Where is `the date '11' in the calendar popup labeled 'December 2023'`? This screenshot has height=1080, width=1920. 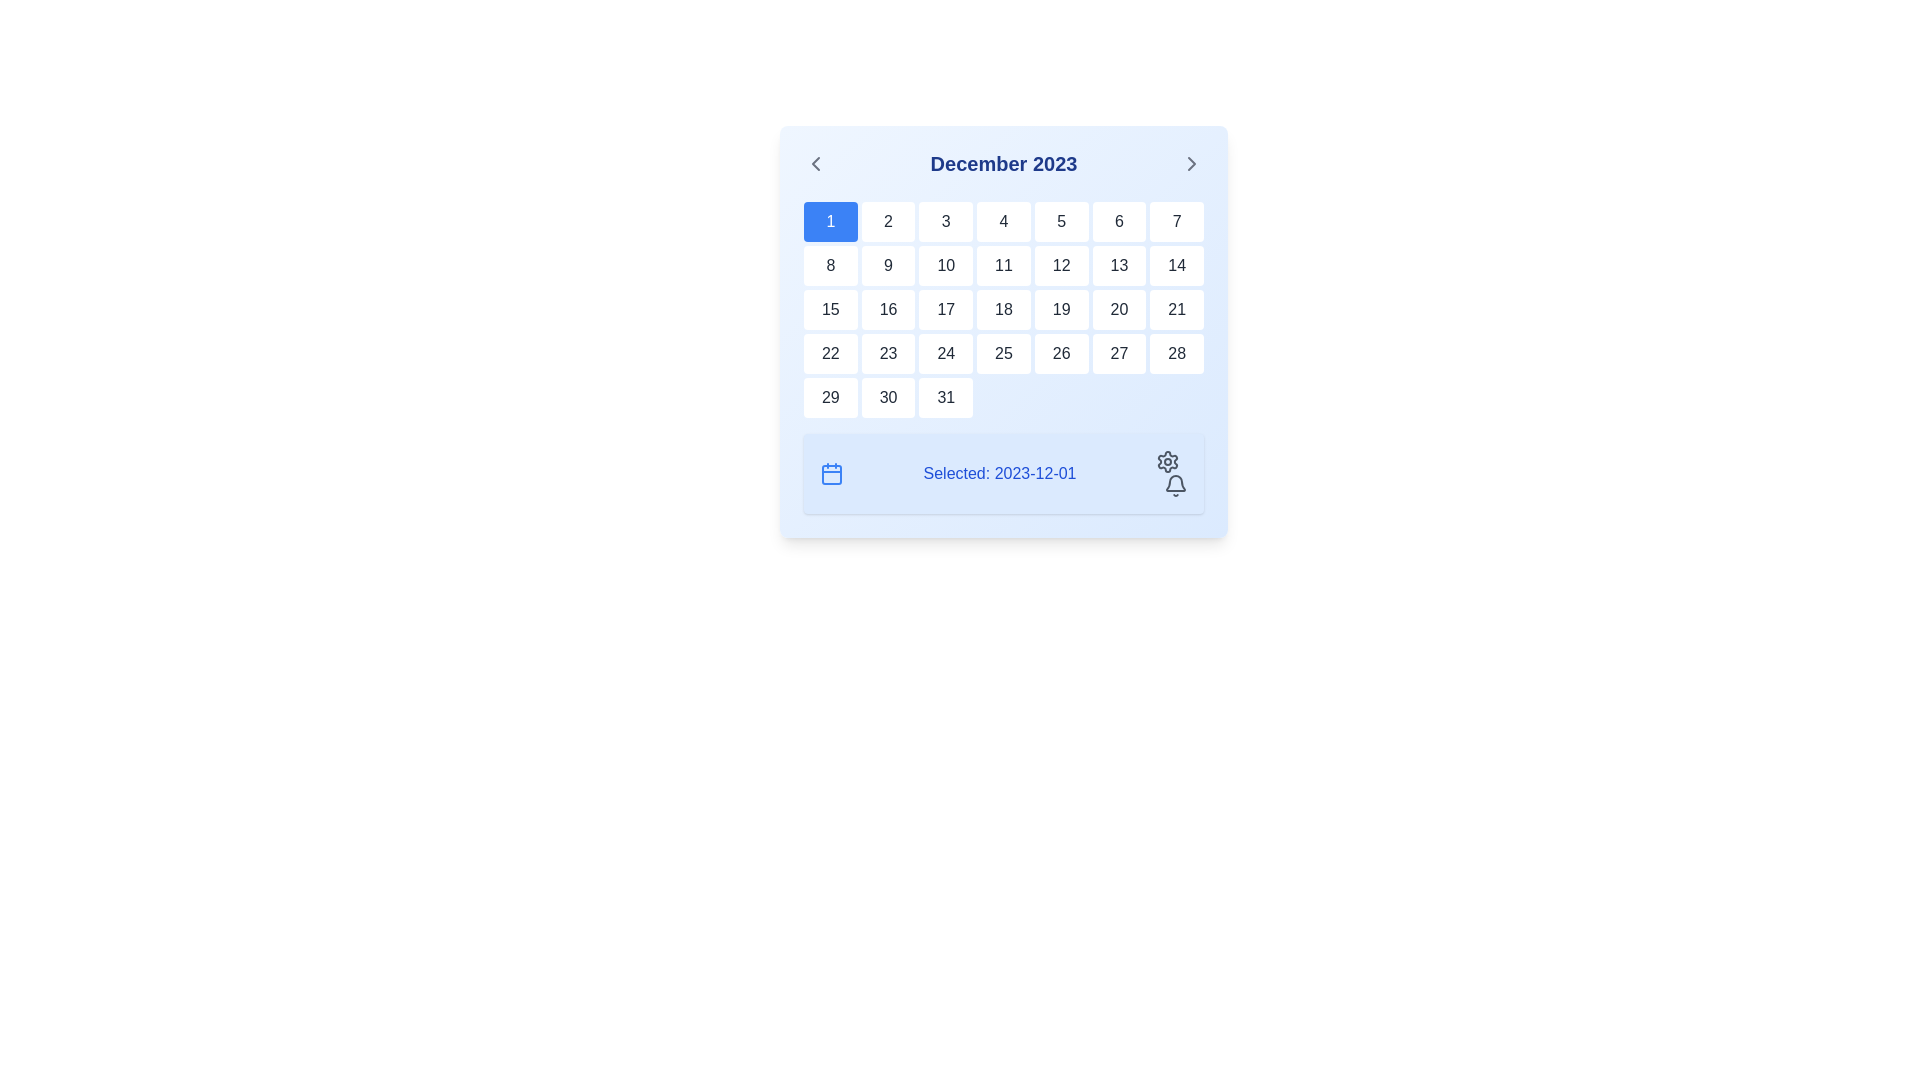 the date '11' in the calendar popup labeled 'December 2023' is located at coordinates (1003, 265).